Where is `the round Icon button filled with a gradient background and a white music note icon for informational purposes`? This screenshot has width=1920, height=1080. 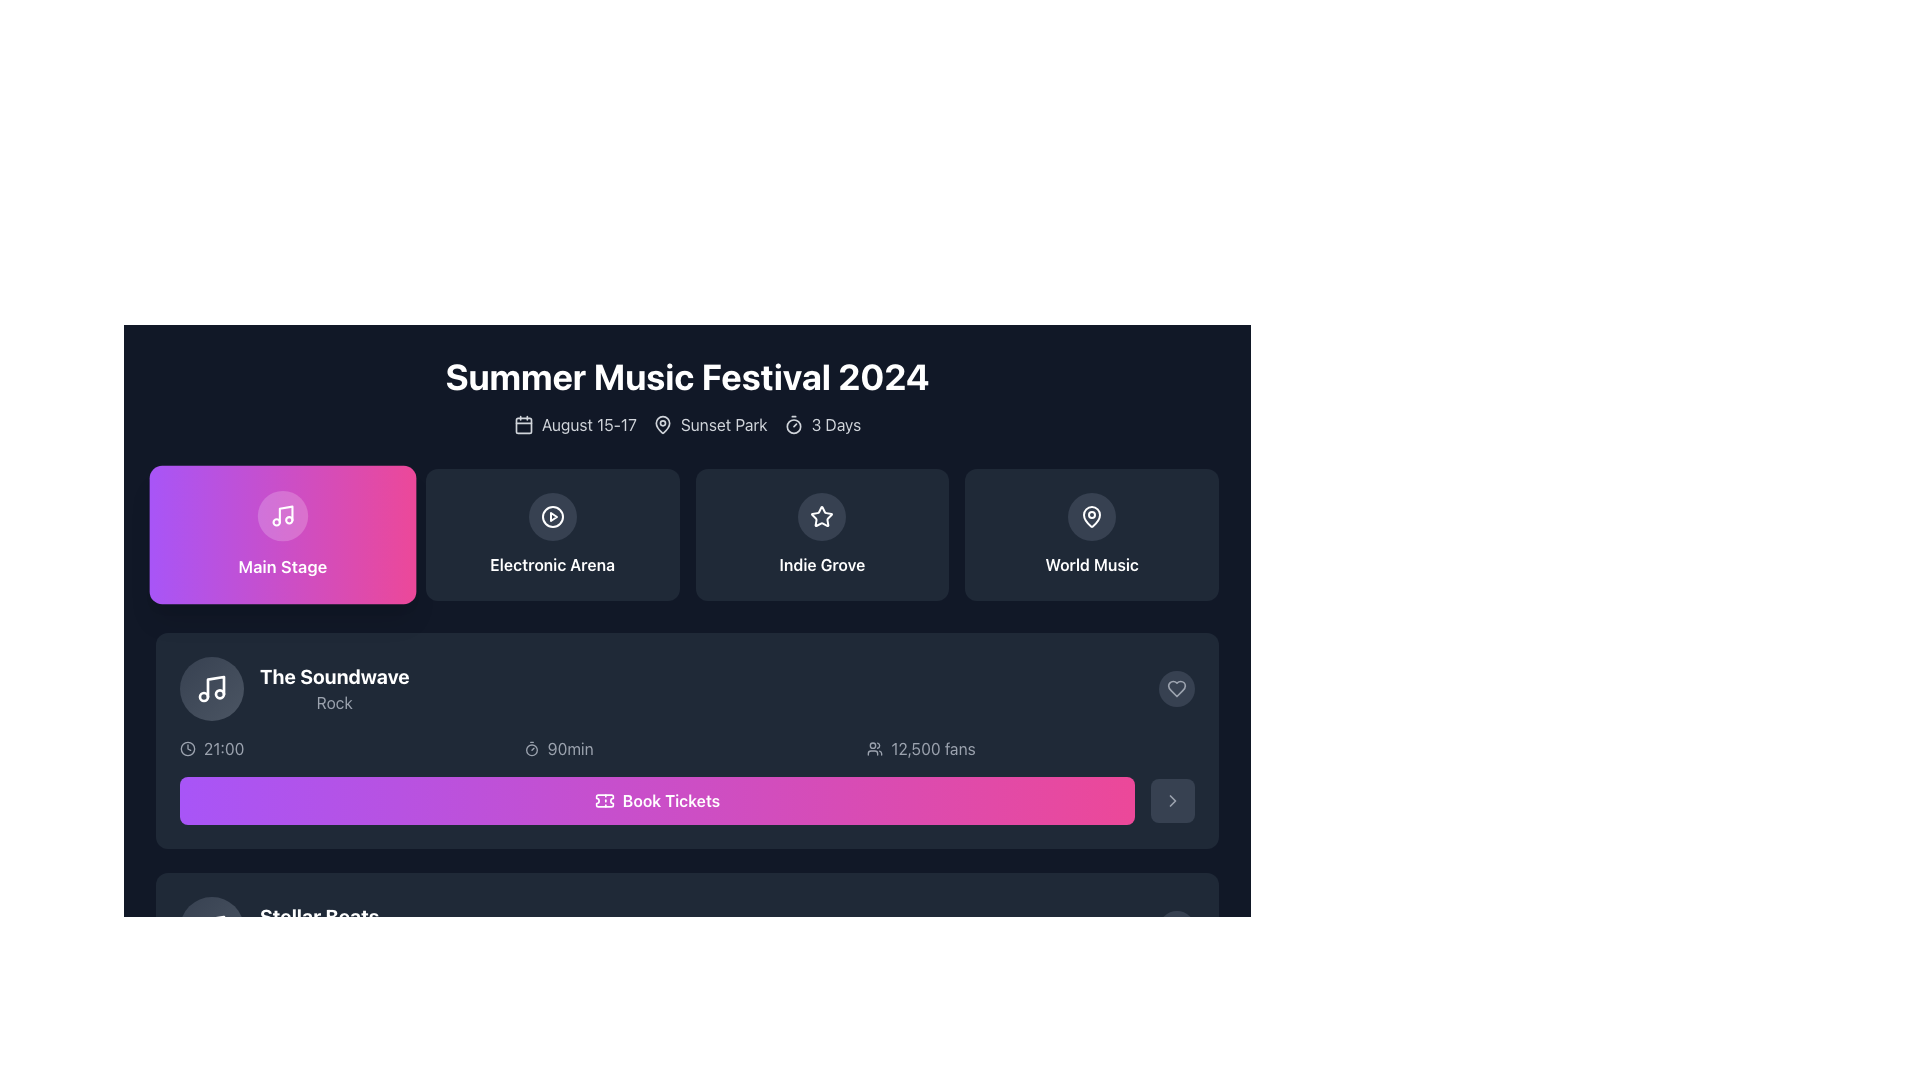
the round Icon button filled with a gradient background and a white music note icon for informational purposes is located at coordinates (211, 688).